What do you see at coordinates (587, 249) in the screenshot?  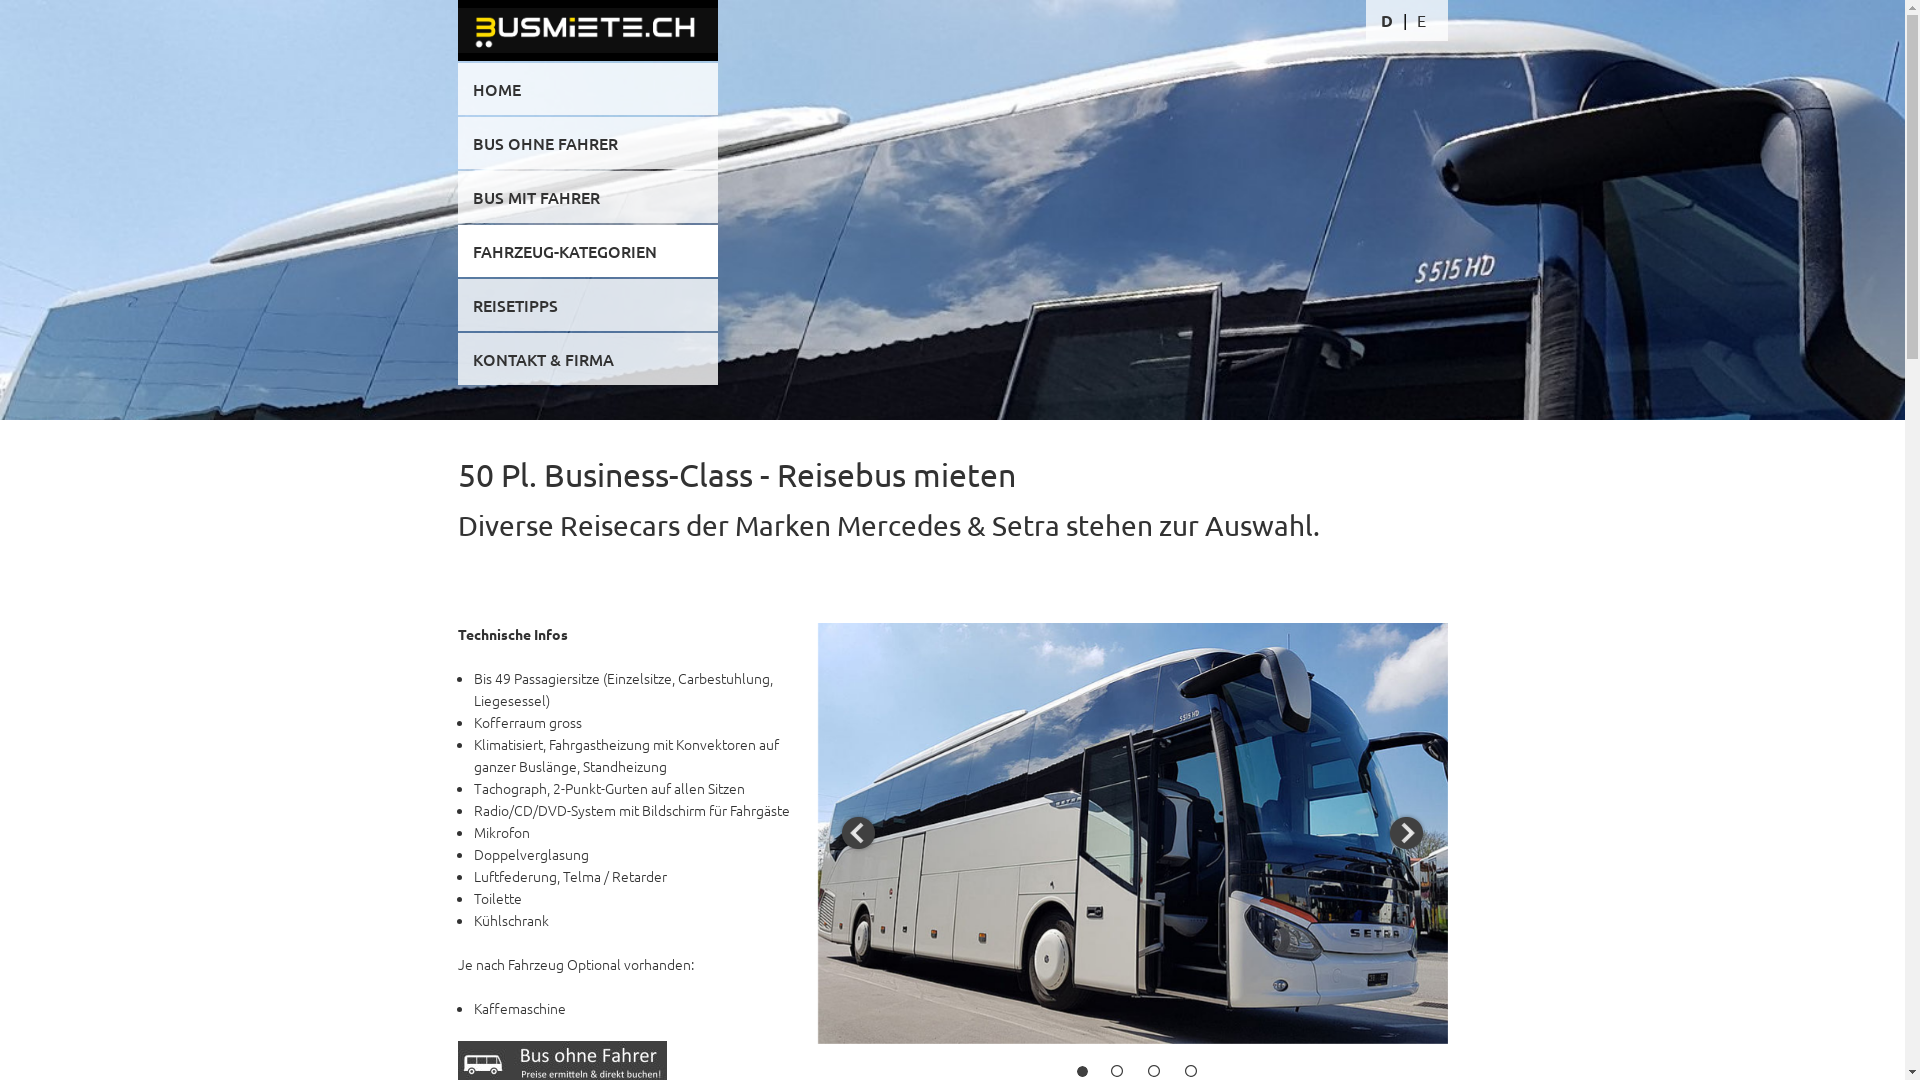 I see `'FAHRZEUG-KATEGORIEN'` at bounding box center [587, 249].